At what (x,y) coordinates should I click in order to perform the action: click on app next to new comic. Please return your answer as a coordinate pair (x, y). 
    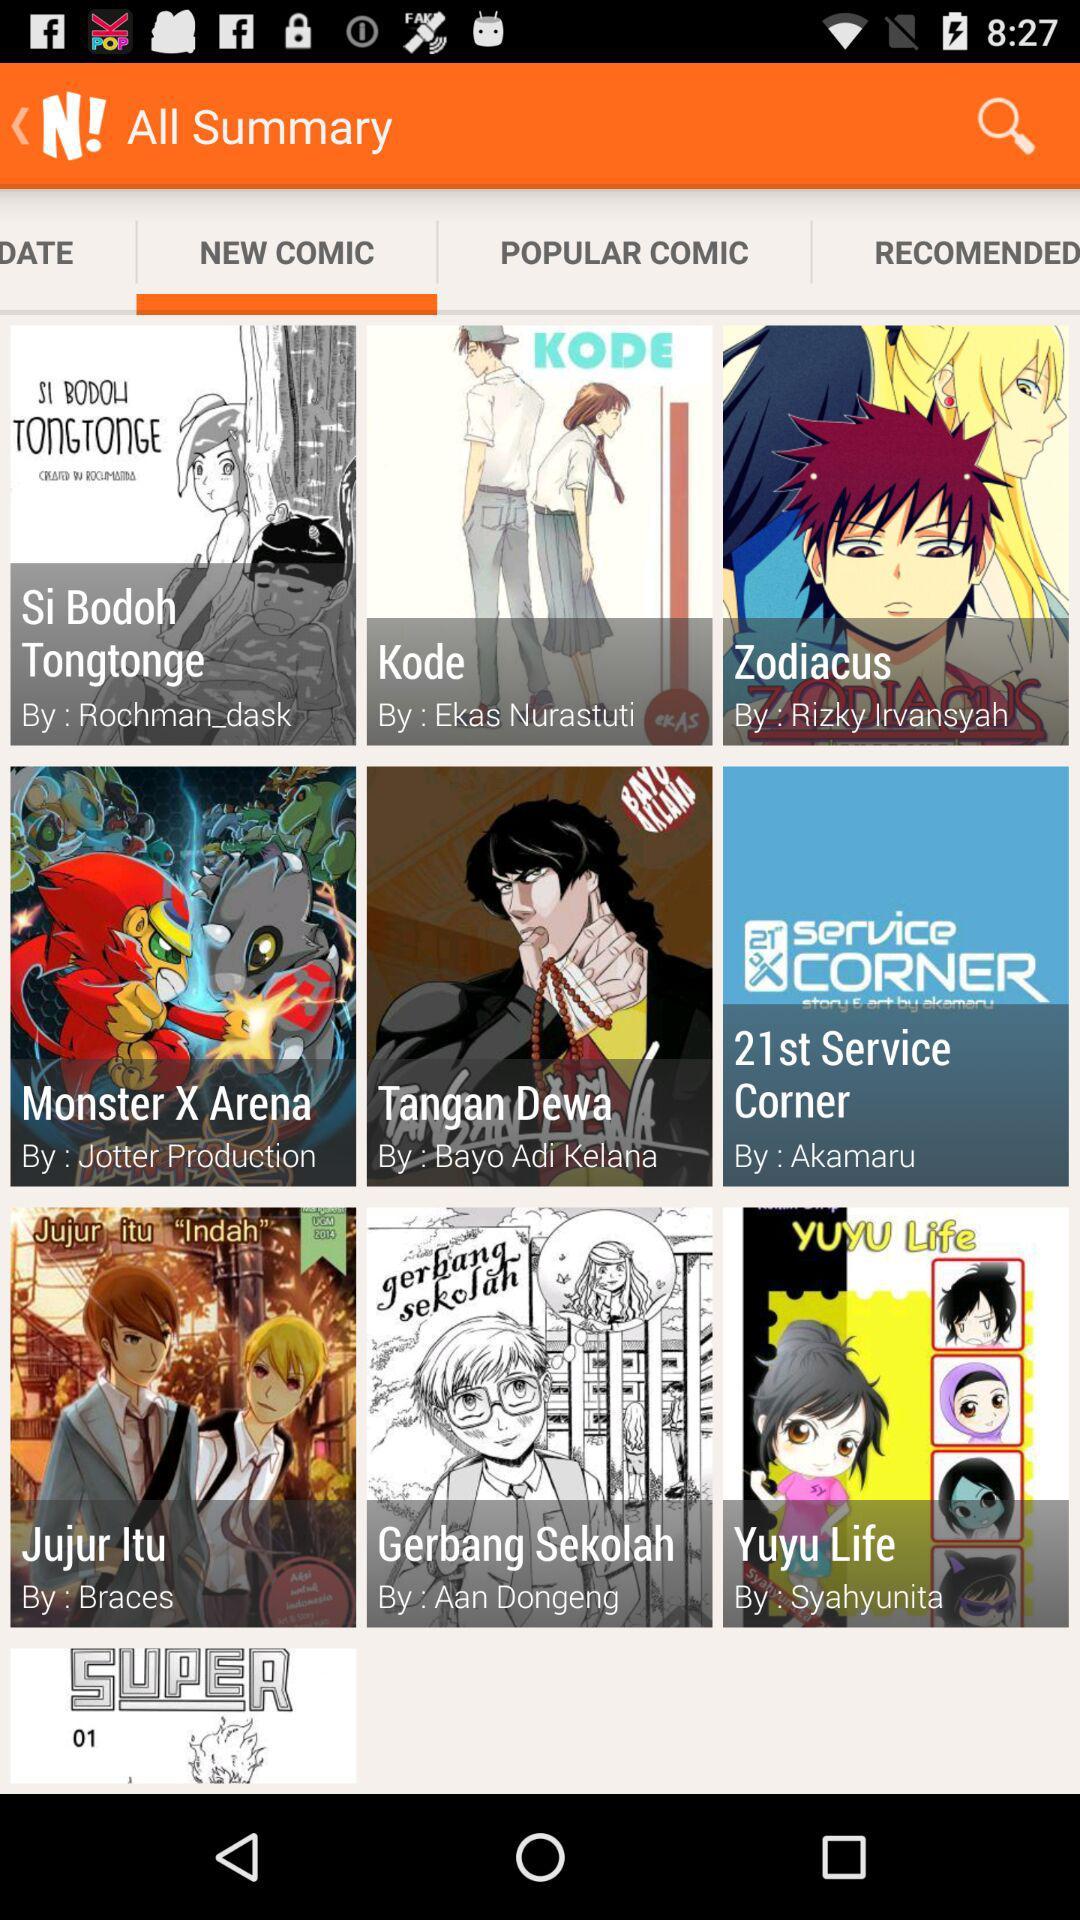
    Looking at the image, I should click on (623, 251).